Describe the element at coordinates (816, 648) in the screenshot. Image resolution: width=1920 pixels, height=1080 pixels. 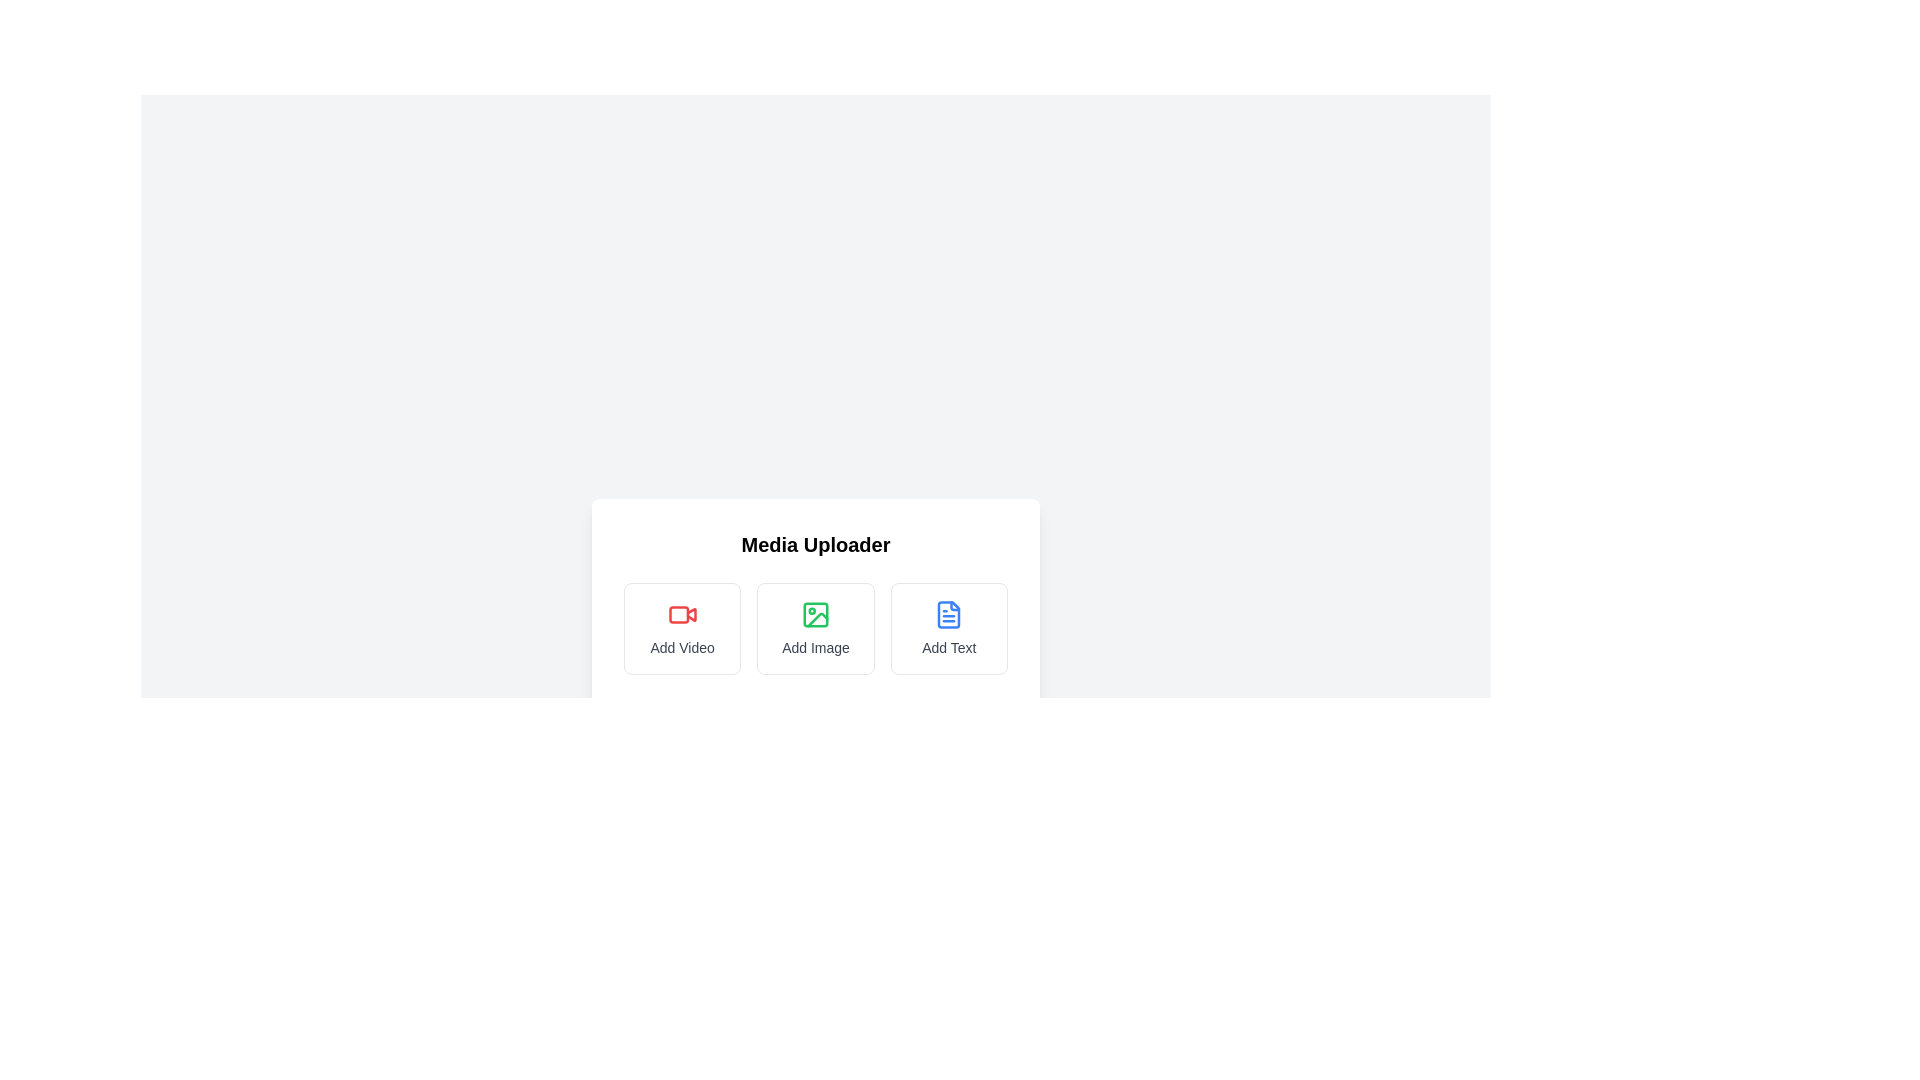
I see `the text label that describes the action of adding an image, located at the bottom of the central card beneath the image icon` at that location.